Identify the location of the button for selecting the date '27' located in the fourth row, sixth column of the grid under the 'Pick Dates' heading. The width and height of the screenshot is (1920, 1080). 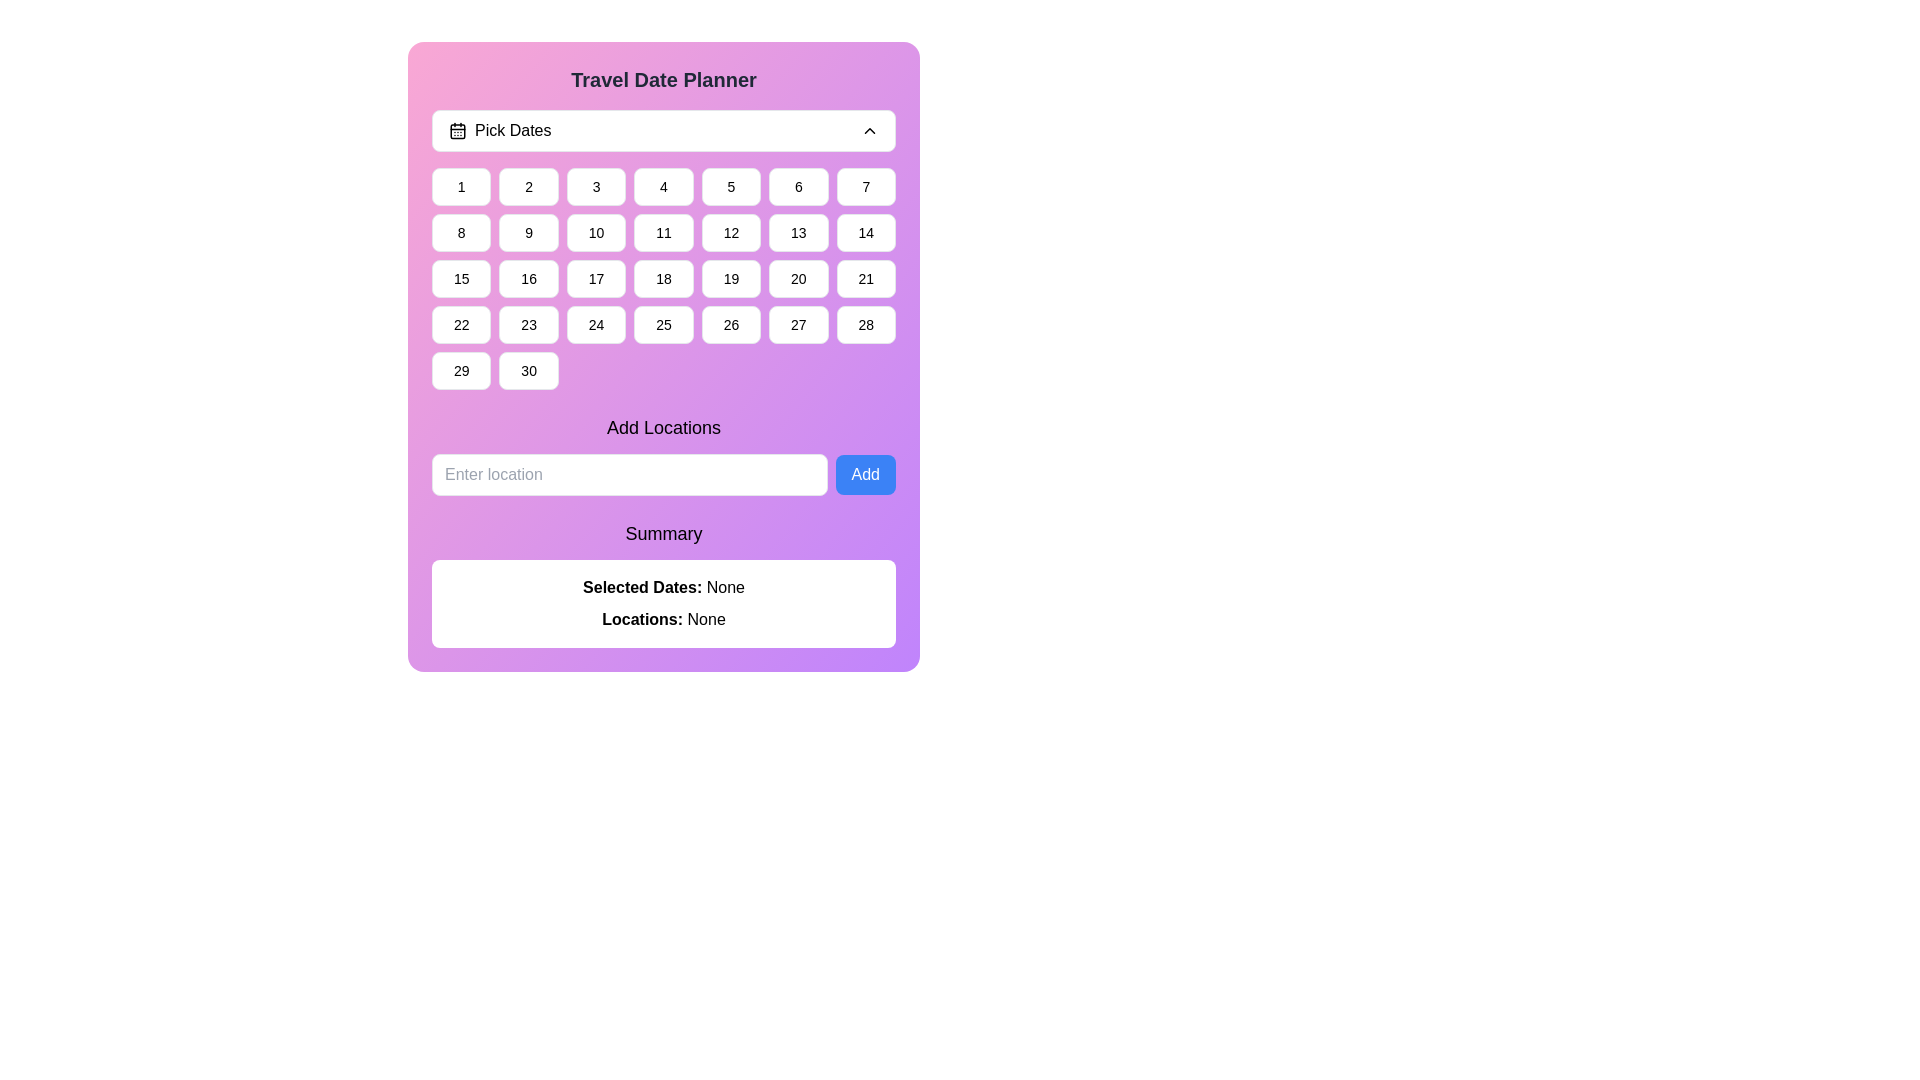
(797, 323).